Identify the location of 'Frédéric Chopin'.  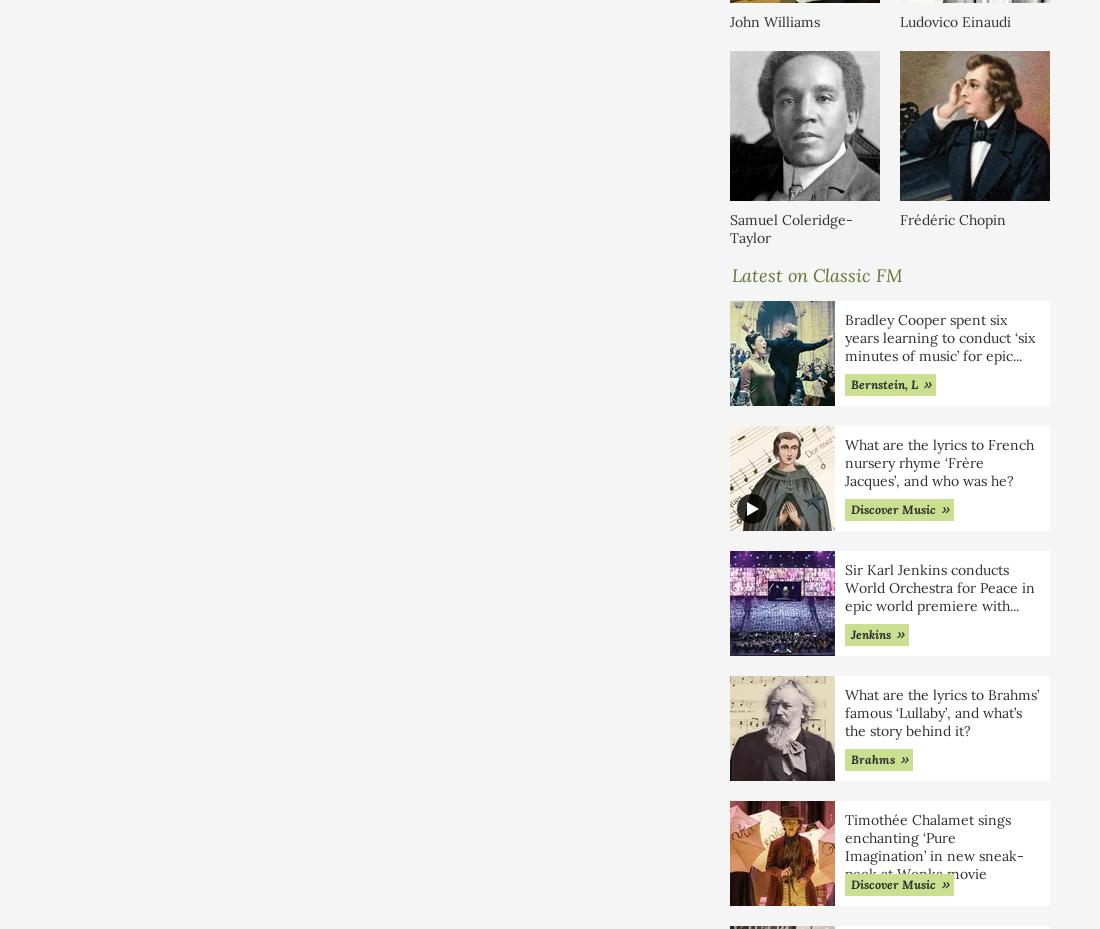
(953, 217).